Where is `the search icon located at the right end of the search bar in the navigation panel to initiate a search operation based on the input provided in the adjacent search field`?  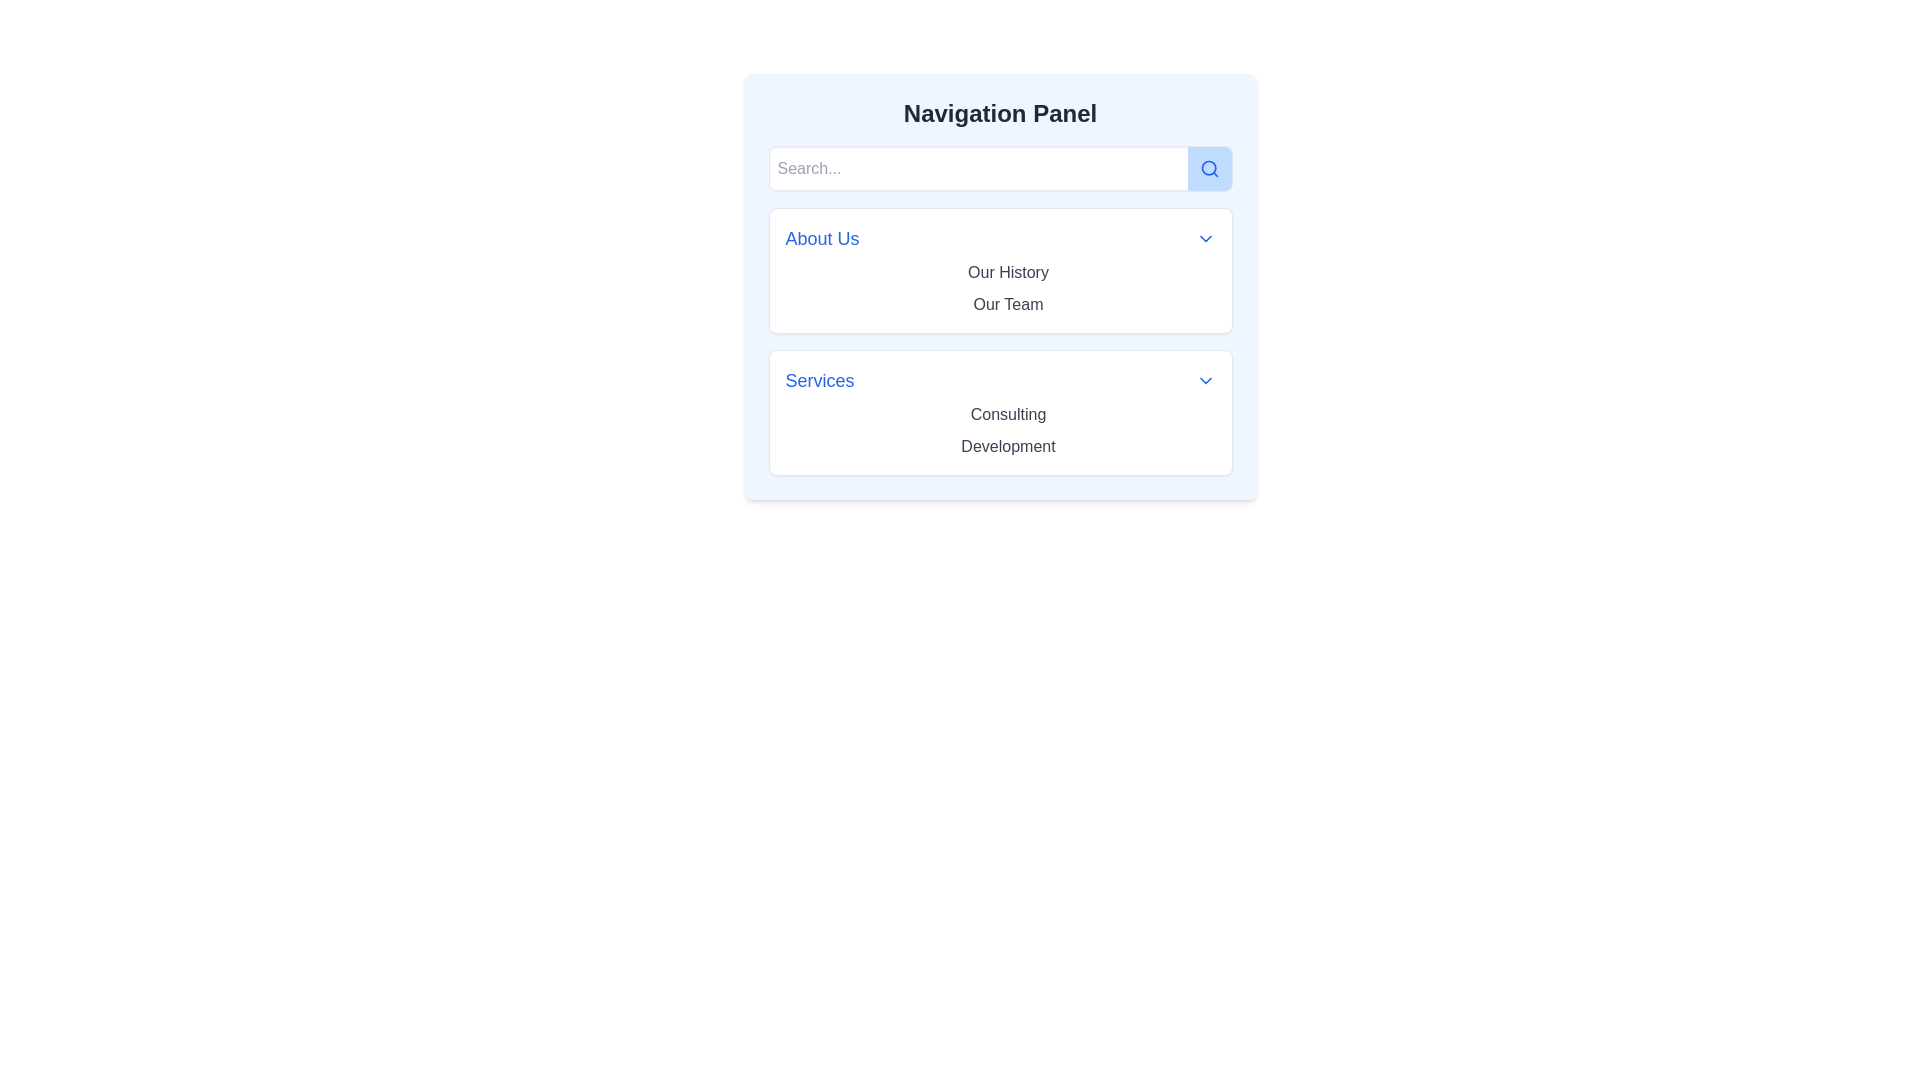
the search icon located at the right end of the search bar in the navigation panel to initiate a search operation based on the input provided in the adjacent search field is located at coordinates (1208, 168).